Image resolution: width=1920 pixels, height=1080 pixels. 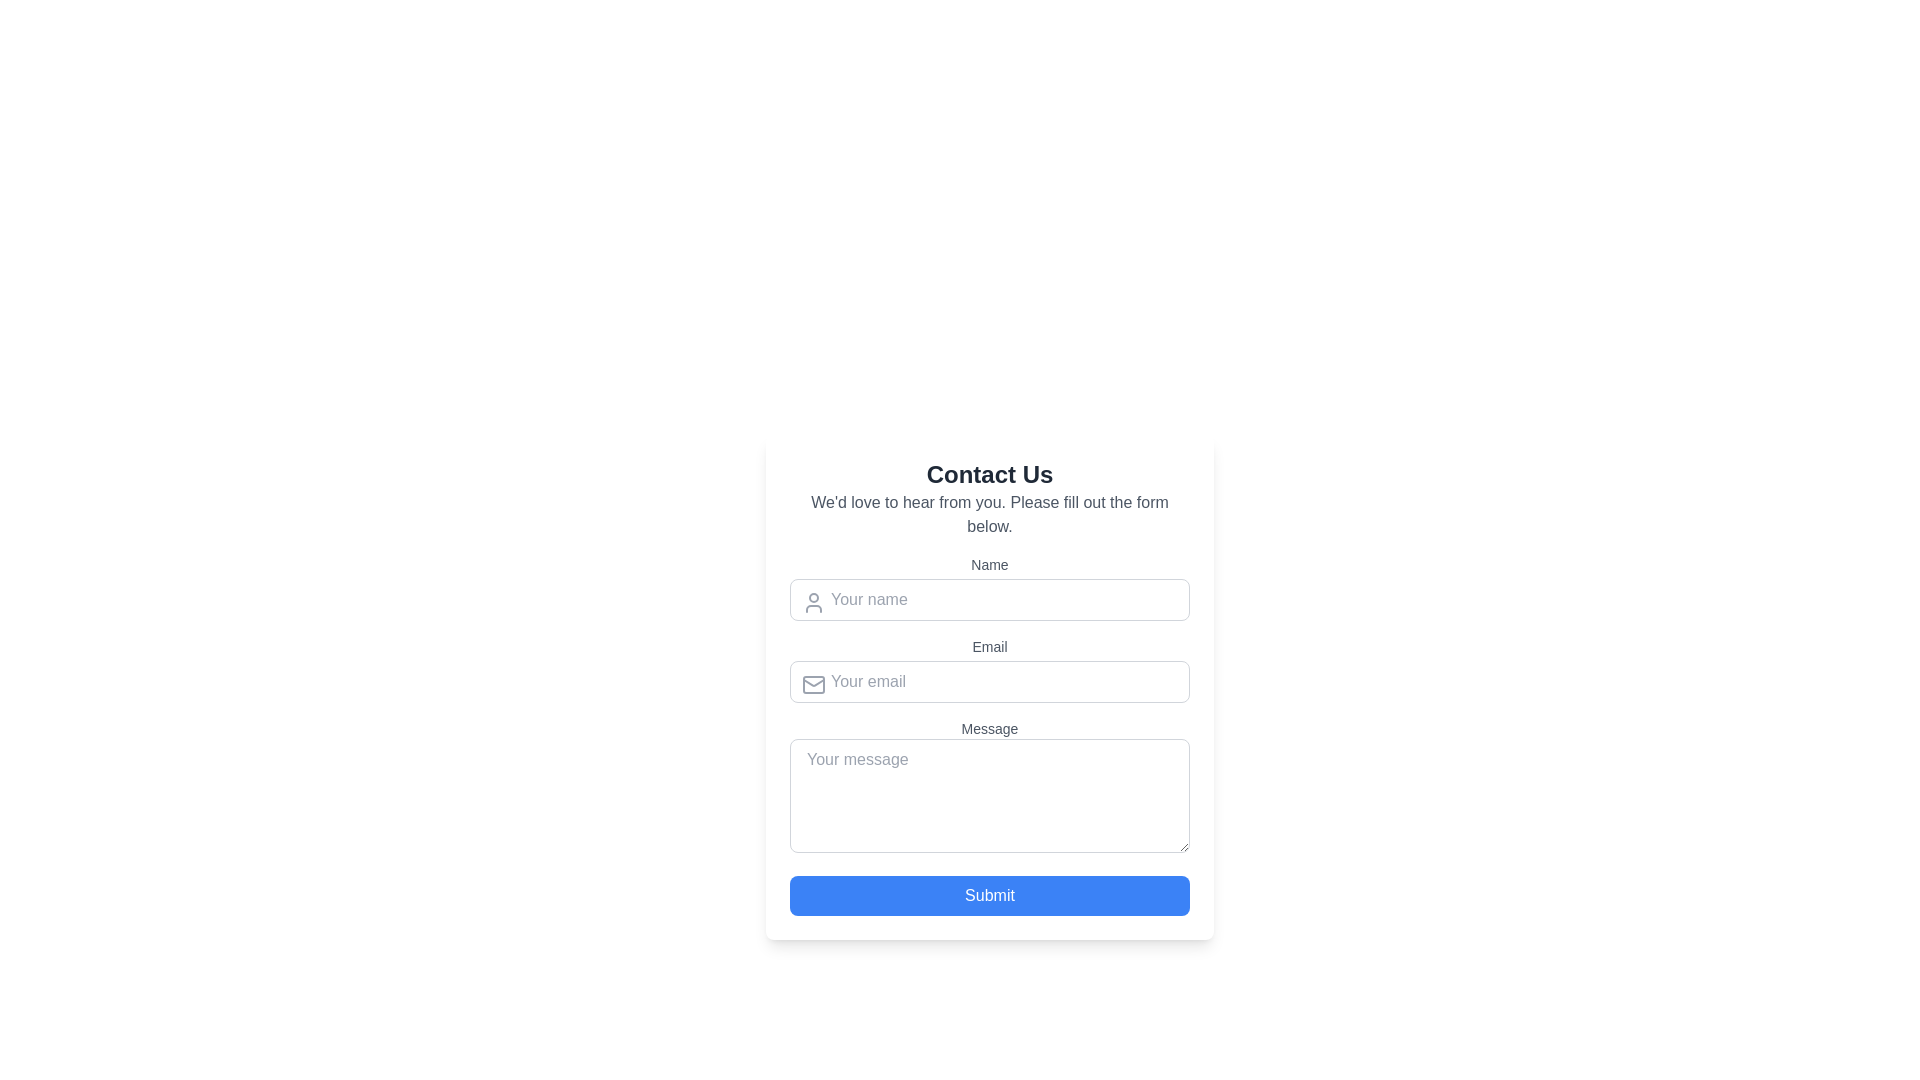 What do you see at coordinates (989, 670) in the screenshot?
I see `the email address input field, which is located directly below the 'Name' field and above the 'Message' field in the form, centrally positioned within the interface` at bounding box center [989, 670].